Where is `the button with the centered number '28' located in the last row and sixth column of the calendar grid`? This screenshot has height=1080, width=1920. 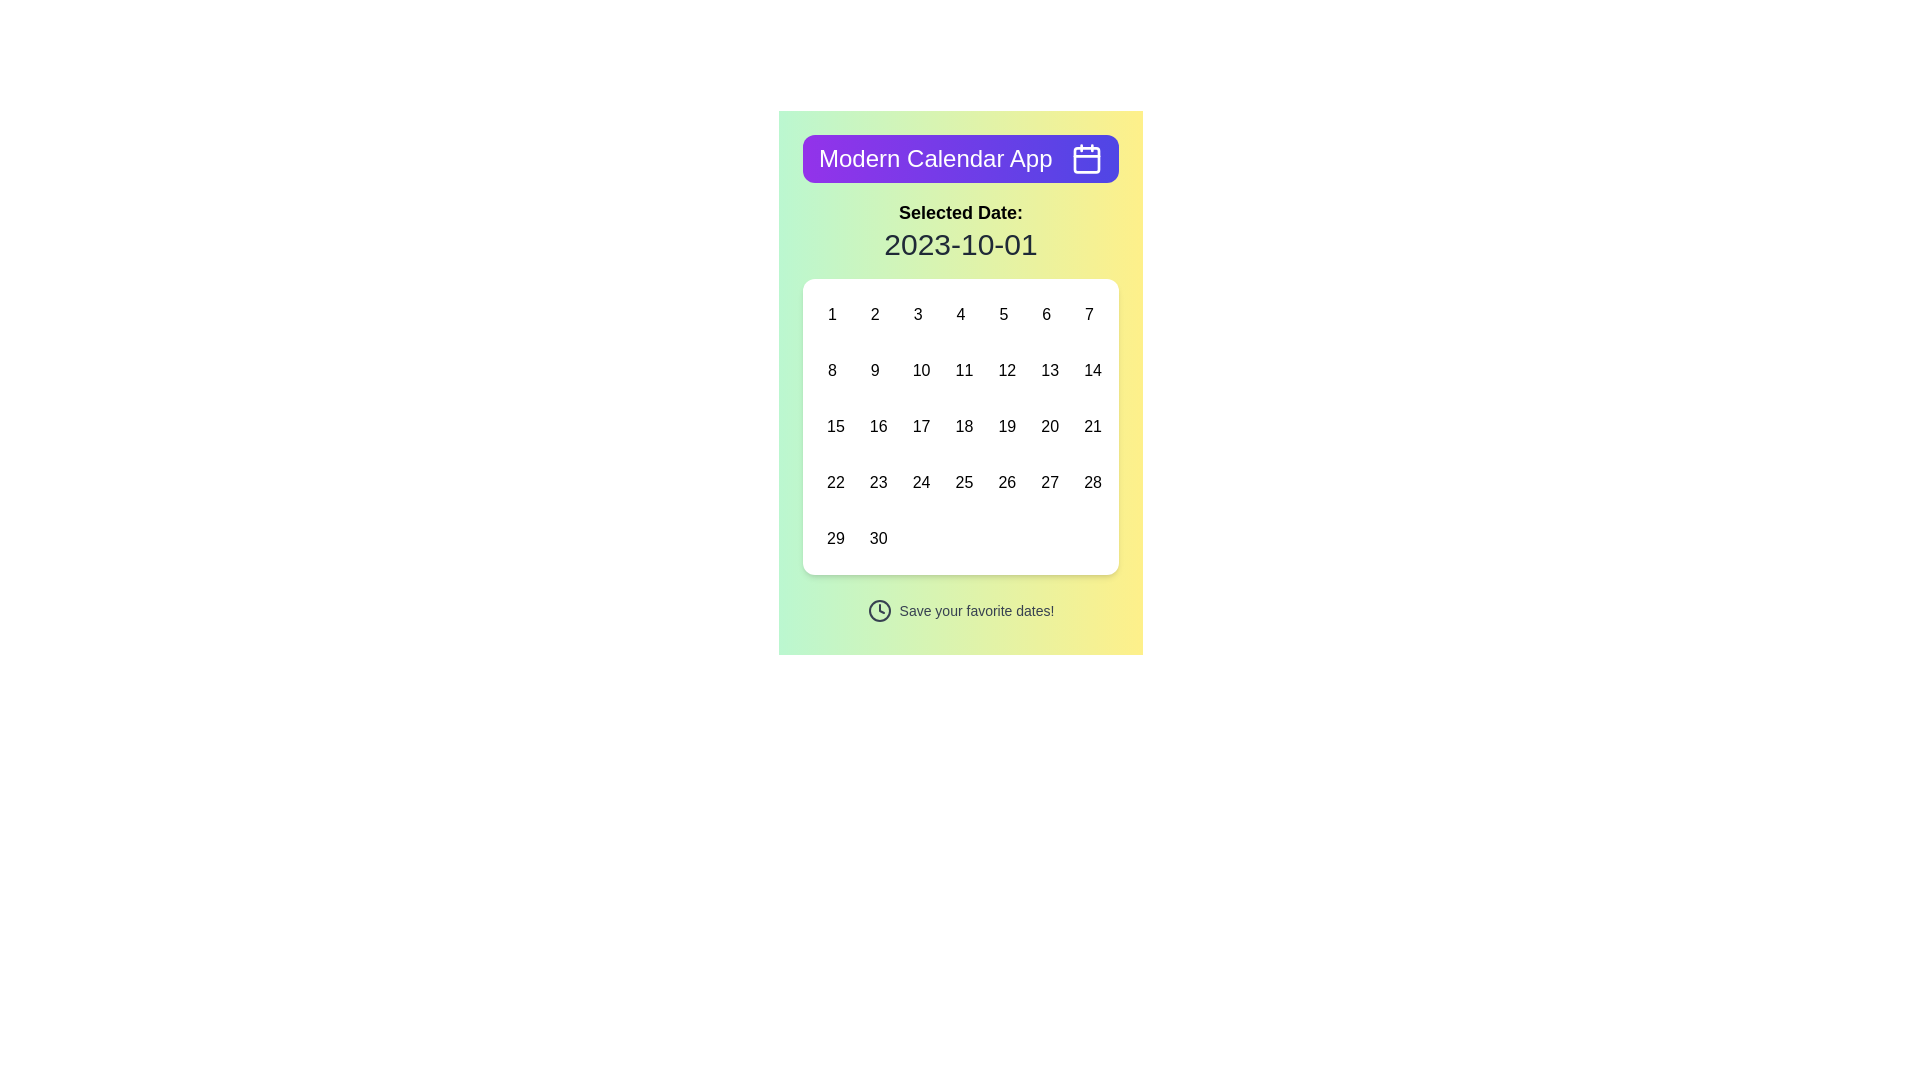 the button with the centered number '28' located in the last row and sixth column of the calendar grid is located at coordinates (1088, 482).